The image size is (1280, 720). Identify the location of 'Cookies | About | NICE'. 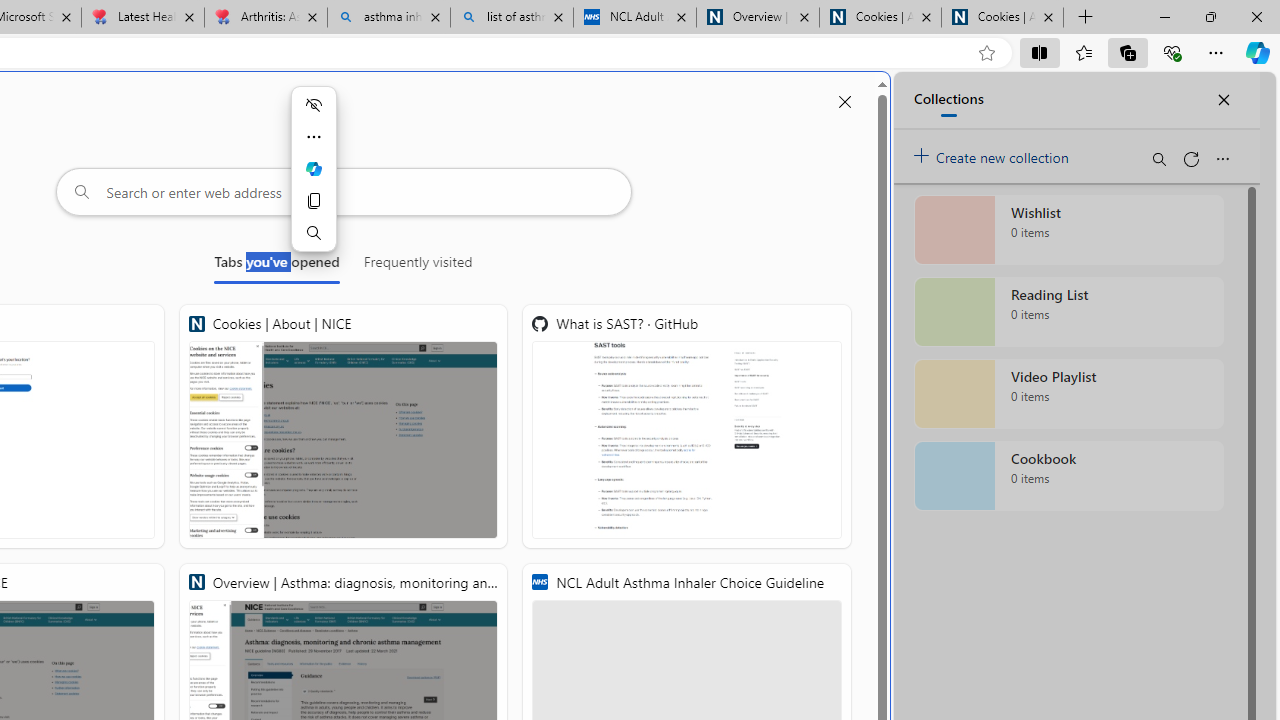
(343, 425).